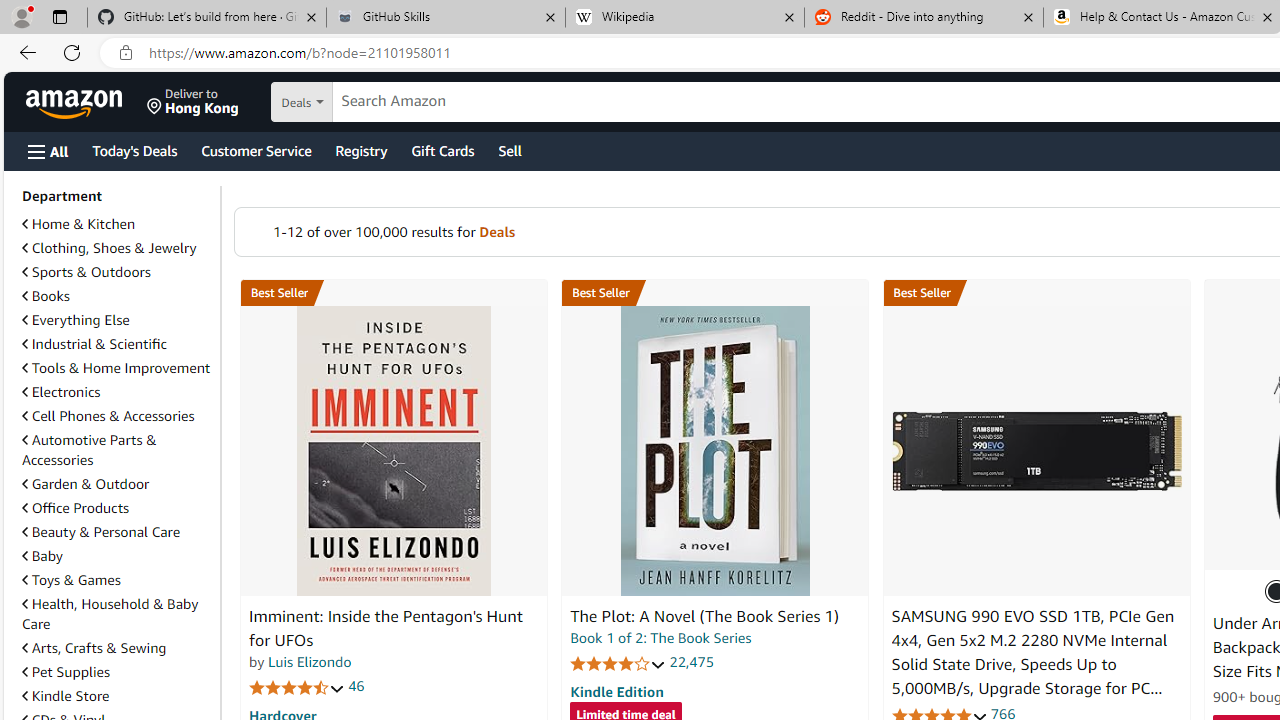 The image size is (1280, 720). Describe the element at coordinates (704, 616) in the screenshot. I see `'The Plot: A Novel (The Book Series 1)'` at that location.